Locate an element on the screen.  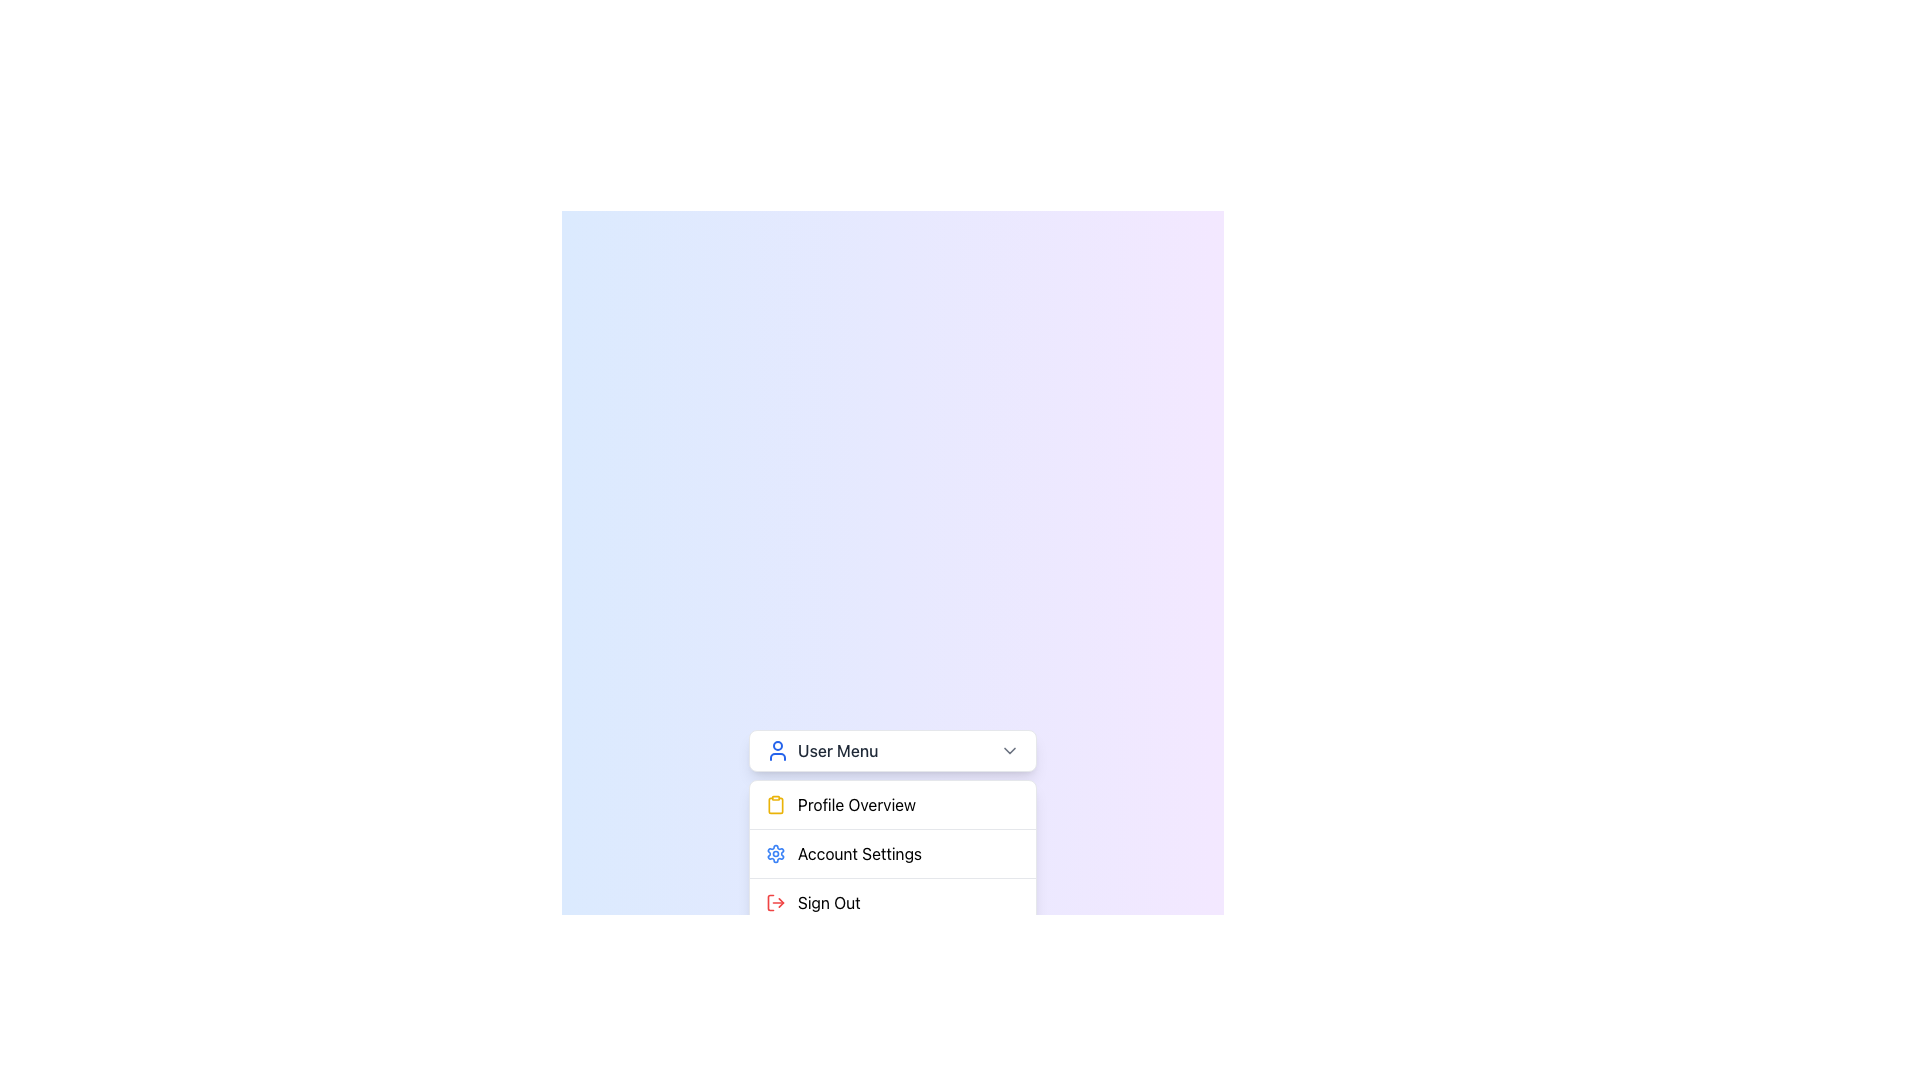
the red-colored logout icon with an arrow pointing to the right, located near the 'Sign Out' text label in the bottom-most option of the menu dropdown is located at coordinates (775, 902).